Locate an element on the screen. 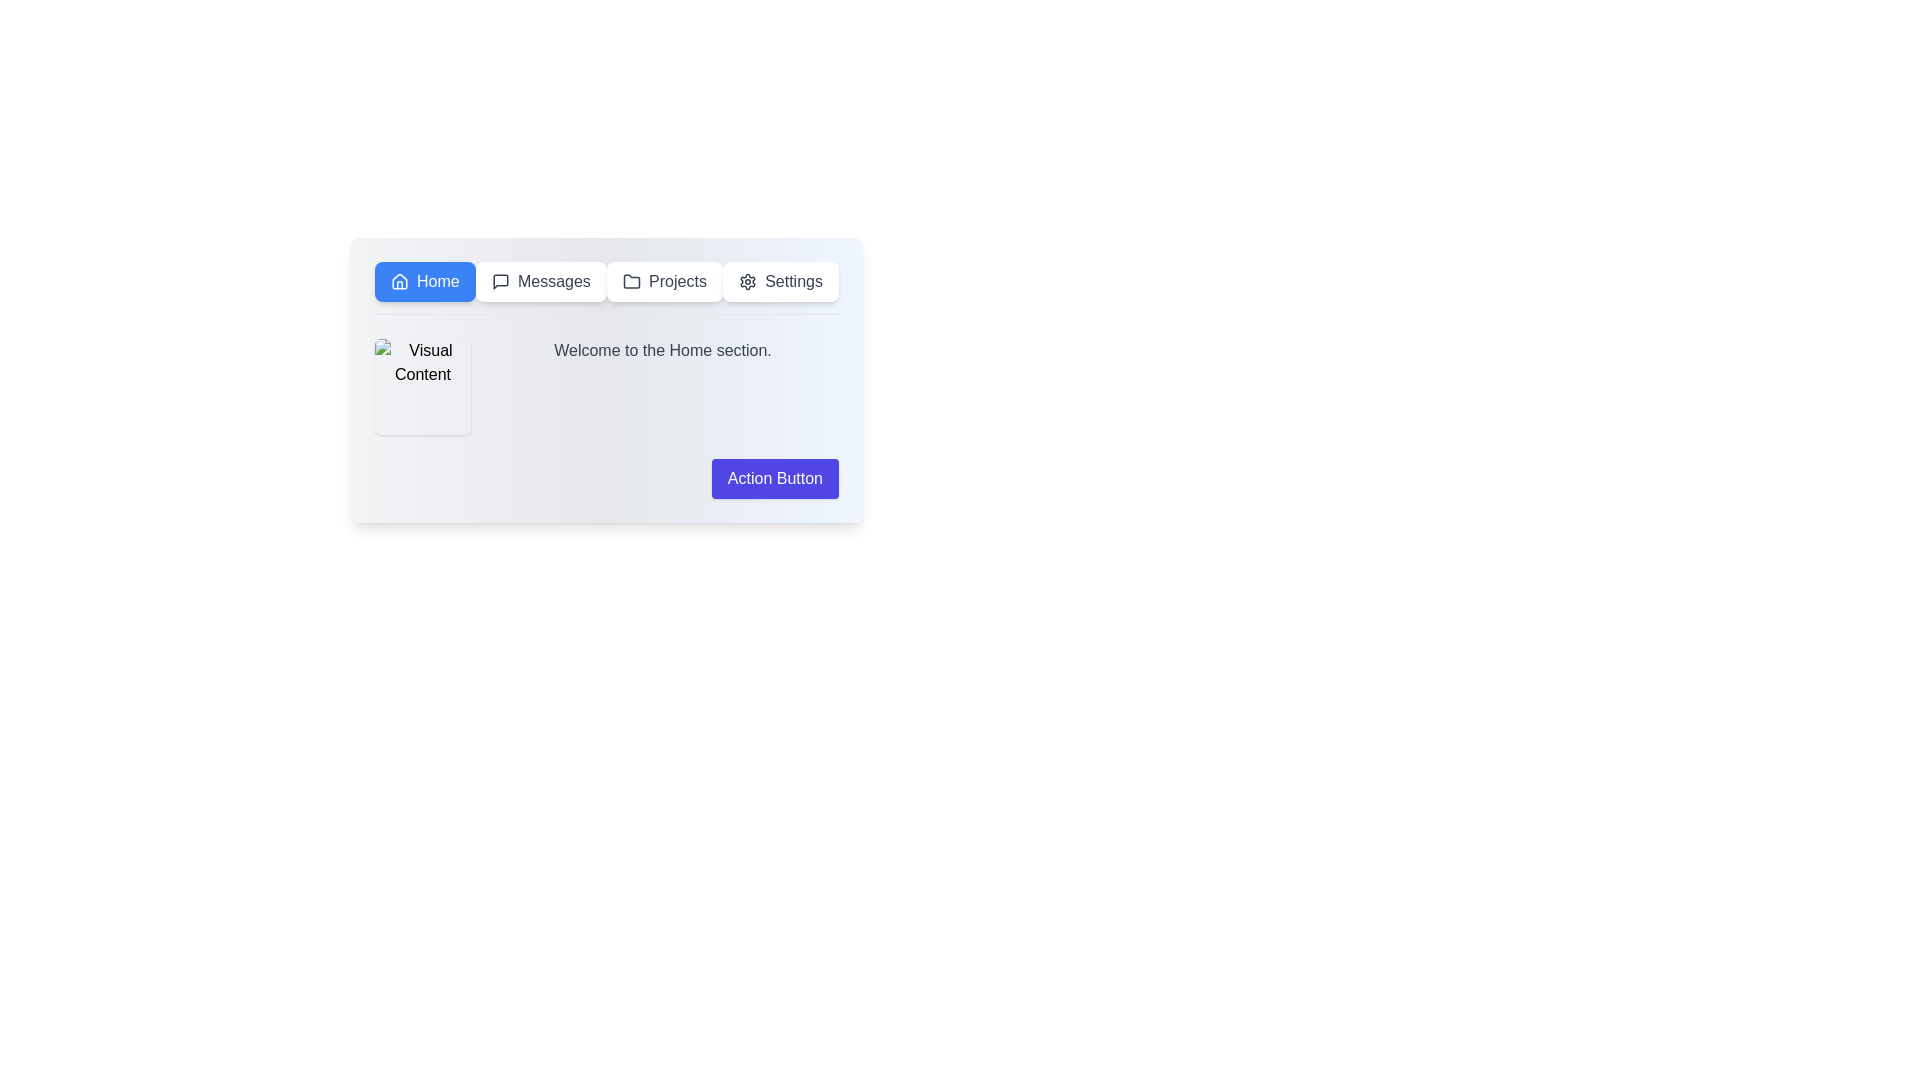  the speech bubble-like icon located within the 'Messages' button section, positioned to the left of the text 'Messages' is located at coordinates (500, 281).